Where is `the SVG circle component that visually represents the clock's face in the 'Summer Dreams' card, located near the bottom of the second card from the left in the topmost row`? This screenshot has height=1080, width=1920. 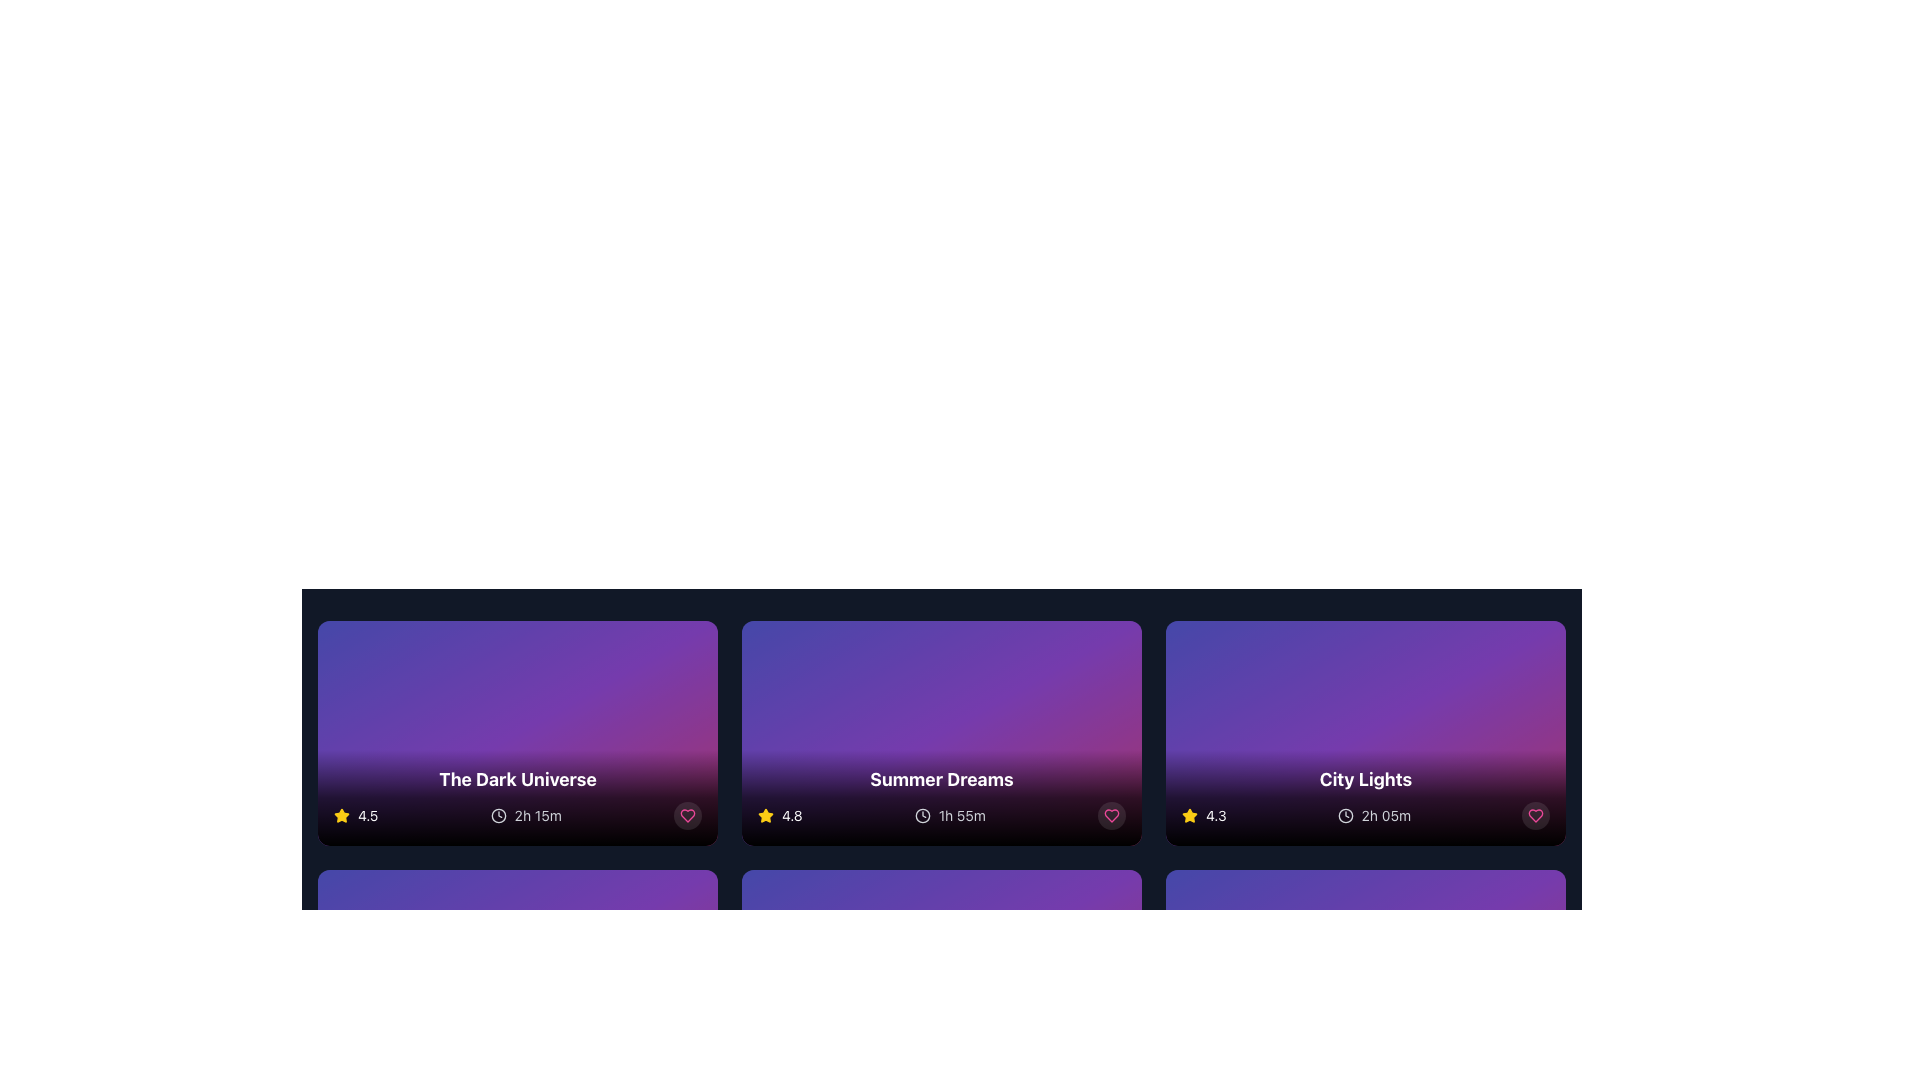 the SVG circle component that visually represents the clock's face in the 'Summer Dreams' card, located near the bottom of the second card from the left in the topmost row is located at coordinates (921, 1063).